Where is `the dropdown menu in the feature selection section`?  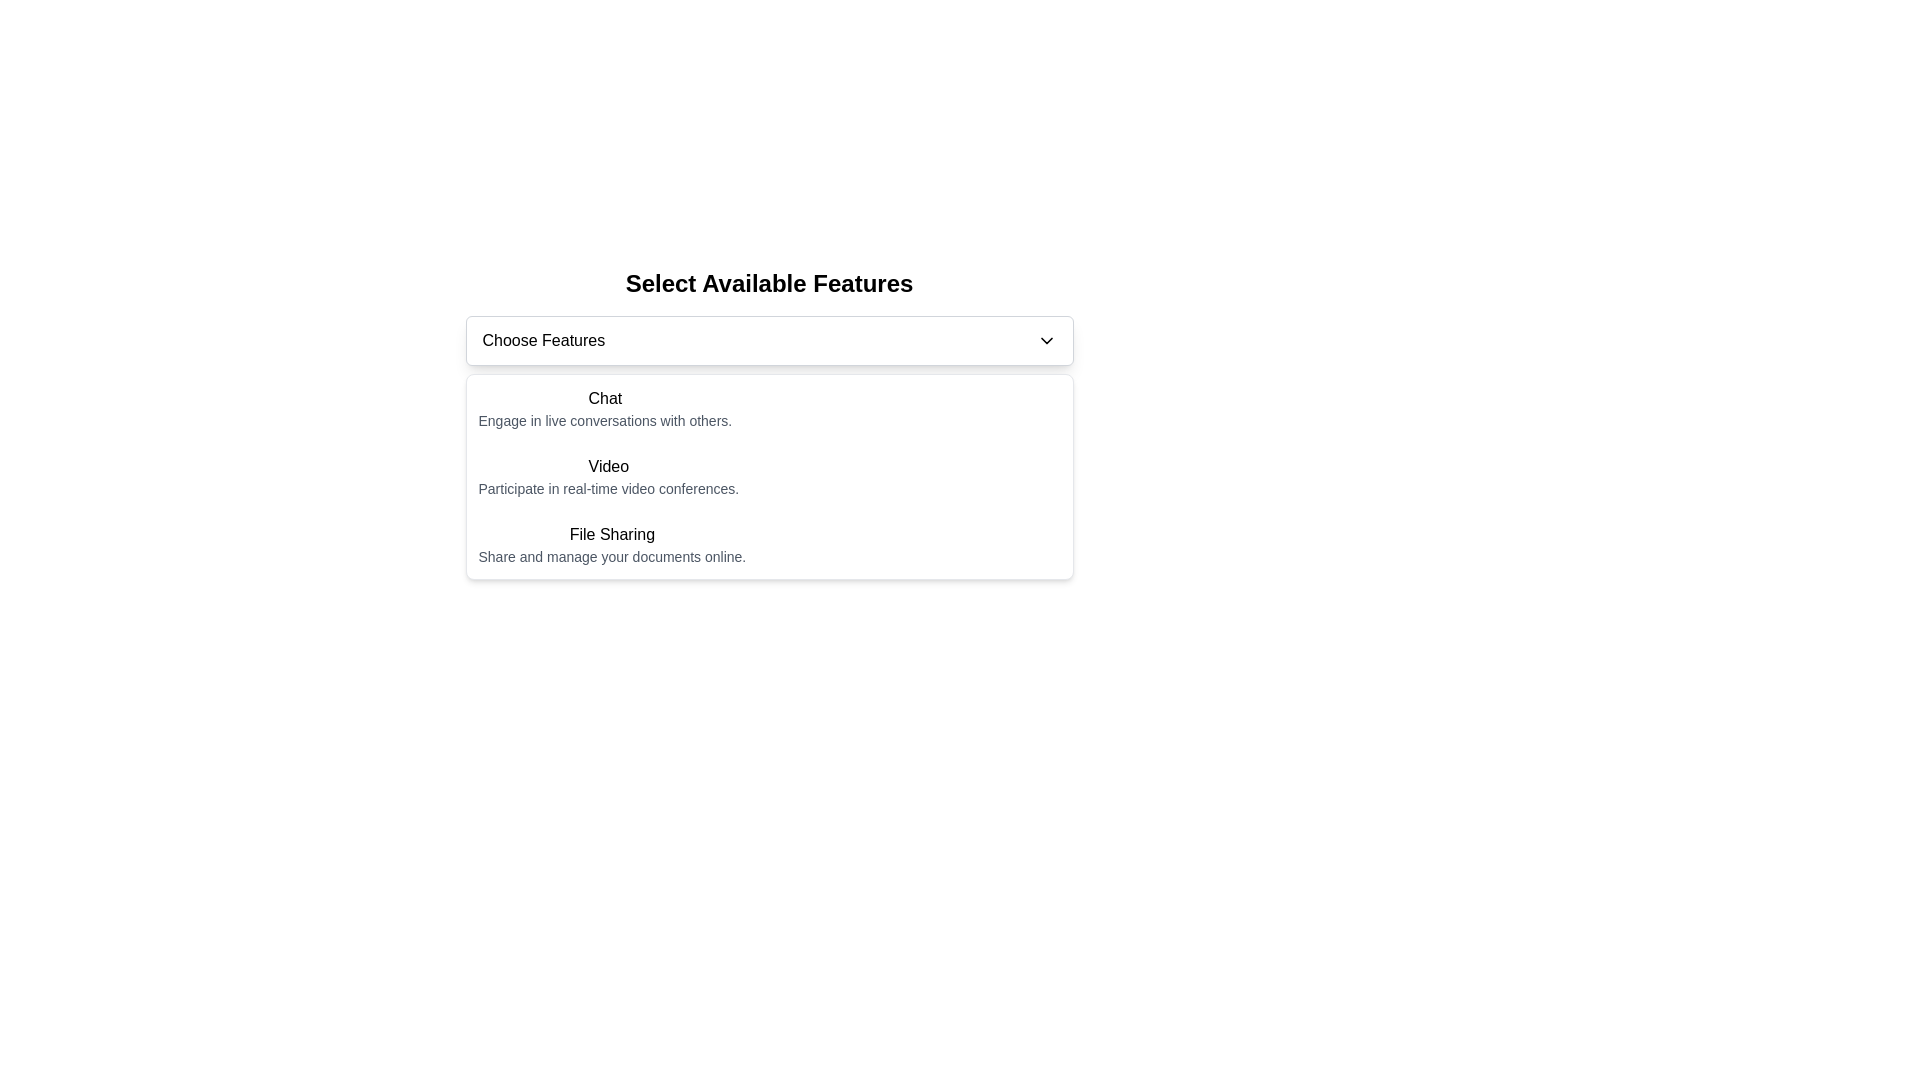 the dropdown menu in the feature selection section is located at coordinates (768, 339).